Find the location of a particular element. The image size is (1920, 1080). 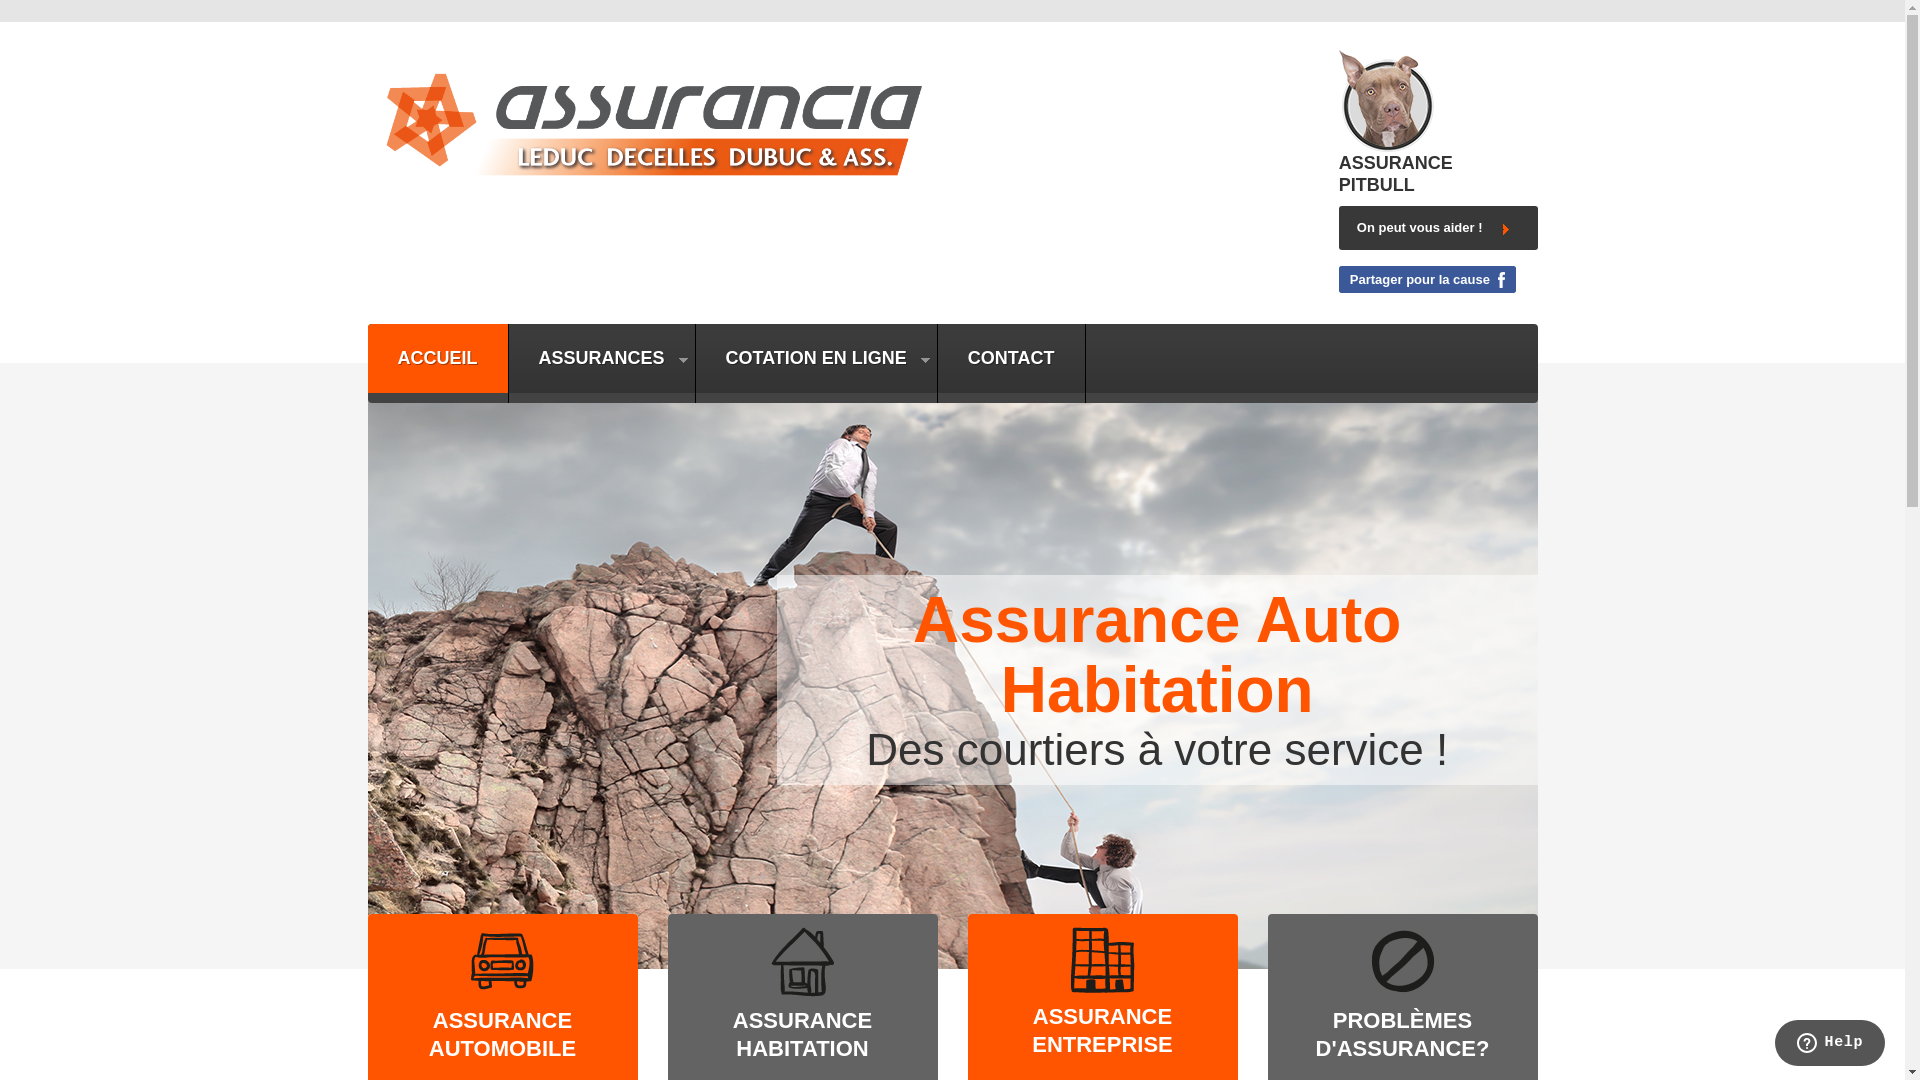

'On peut vous aider !' is located at coordinates (1339, 226).